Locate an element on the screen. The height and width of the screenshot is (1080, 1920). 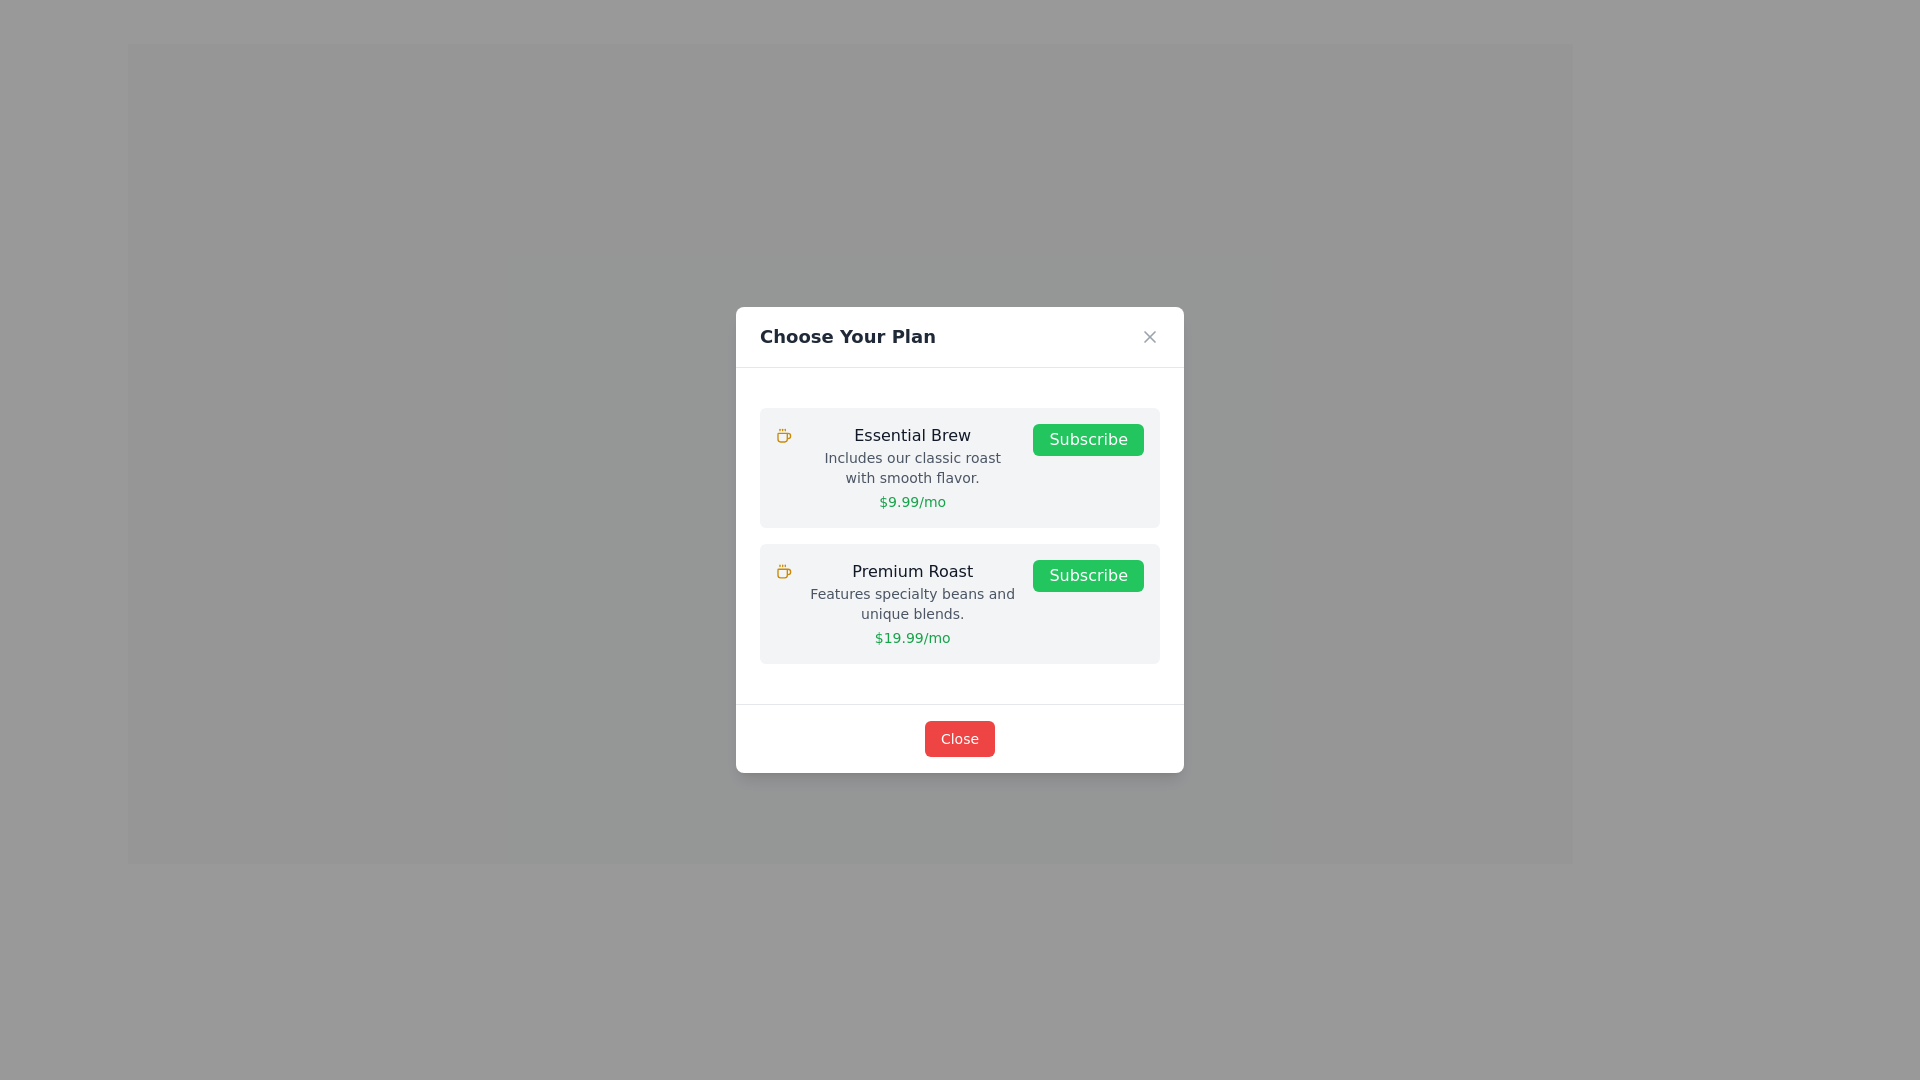
the 'Premium Roast' subscription button located in the second option group of the 'Choose Your Plan' dialog box is located at coordinates (1087, 575).